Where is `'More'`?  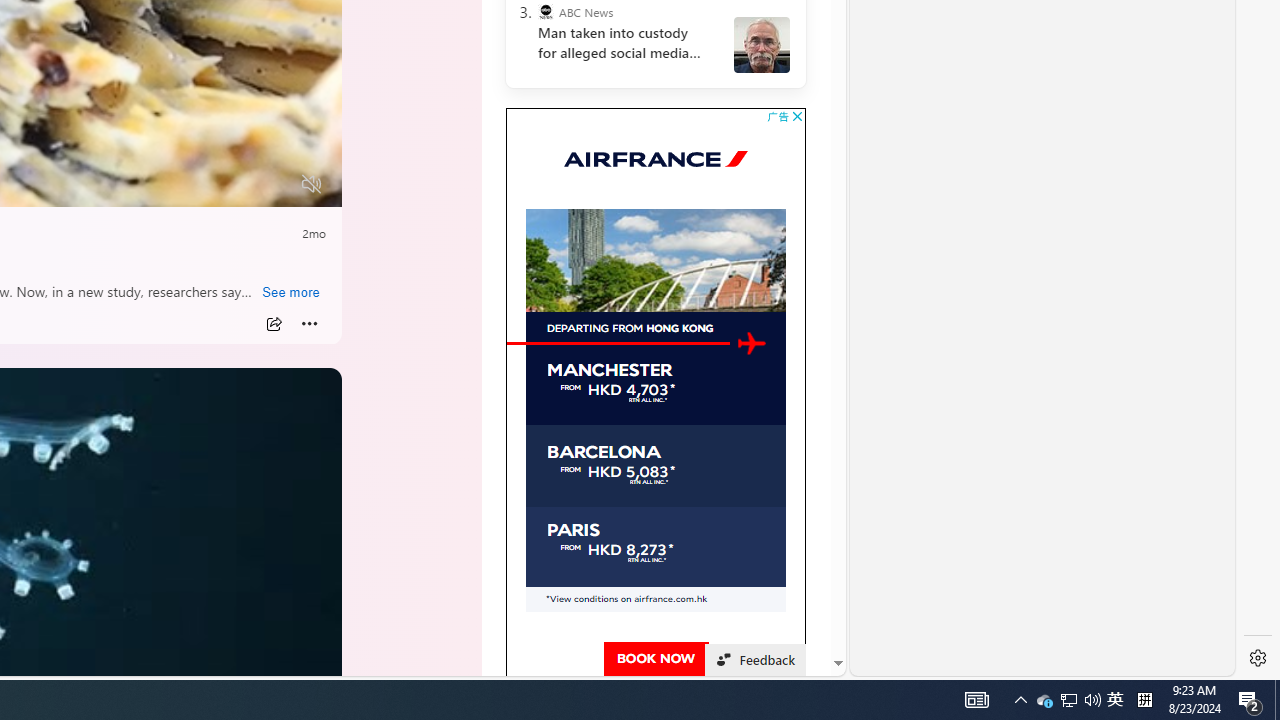 'More' is located at coordinates (309, 323).